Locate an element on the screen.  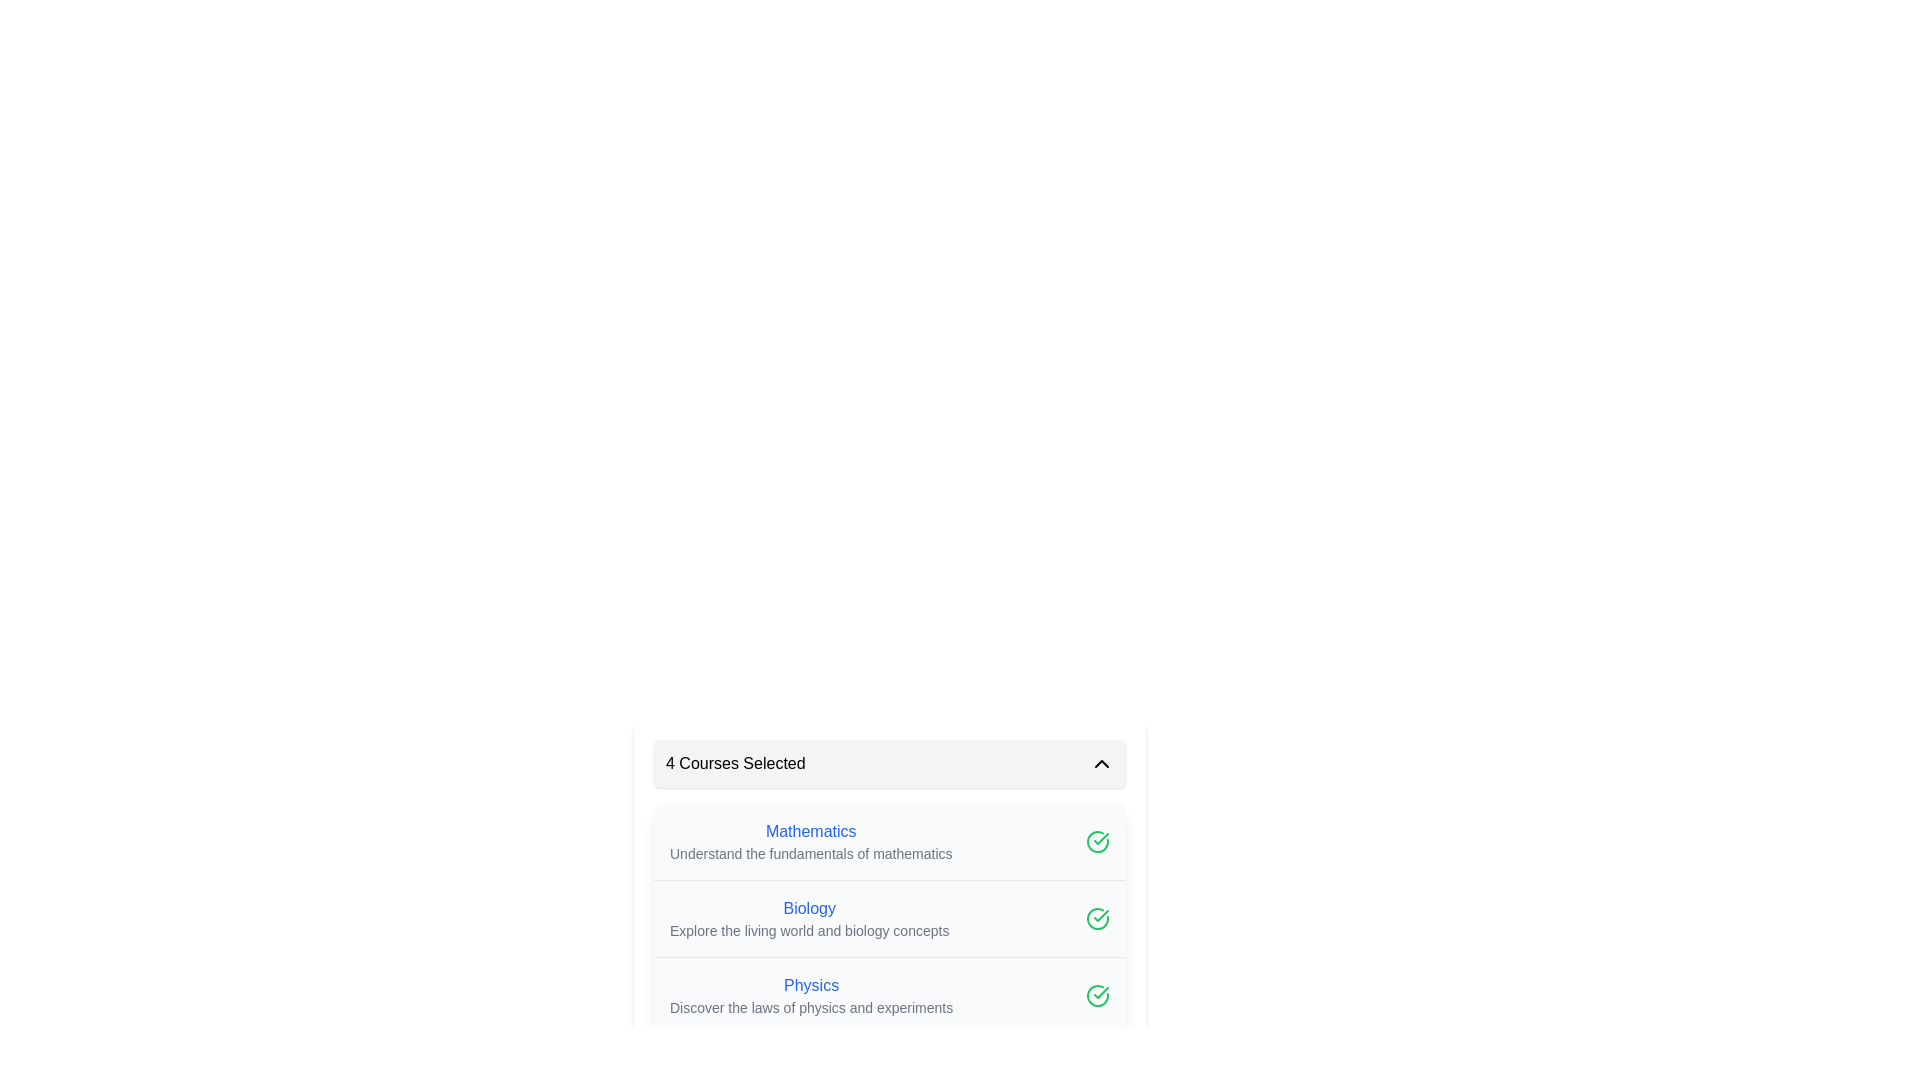
the 'Biology' course text block, which is the second item in the course list is located at coordinates (809, 918).